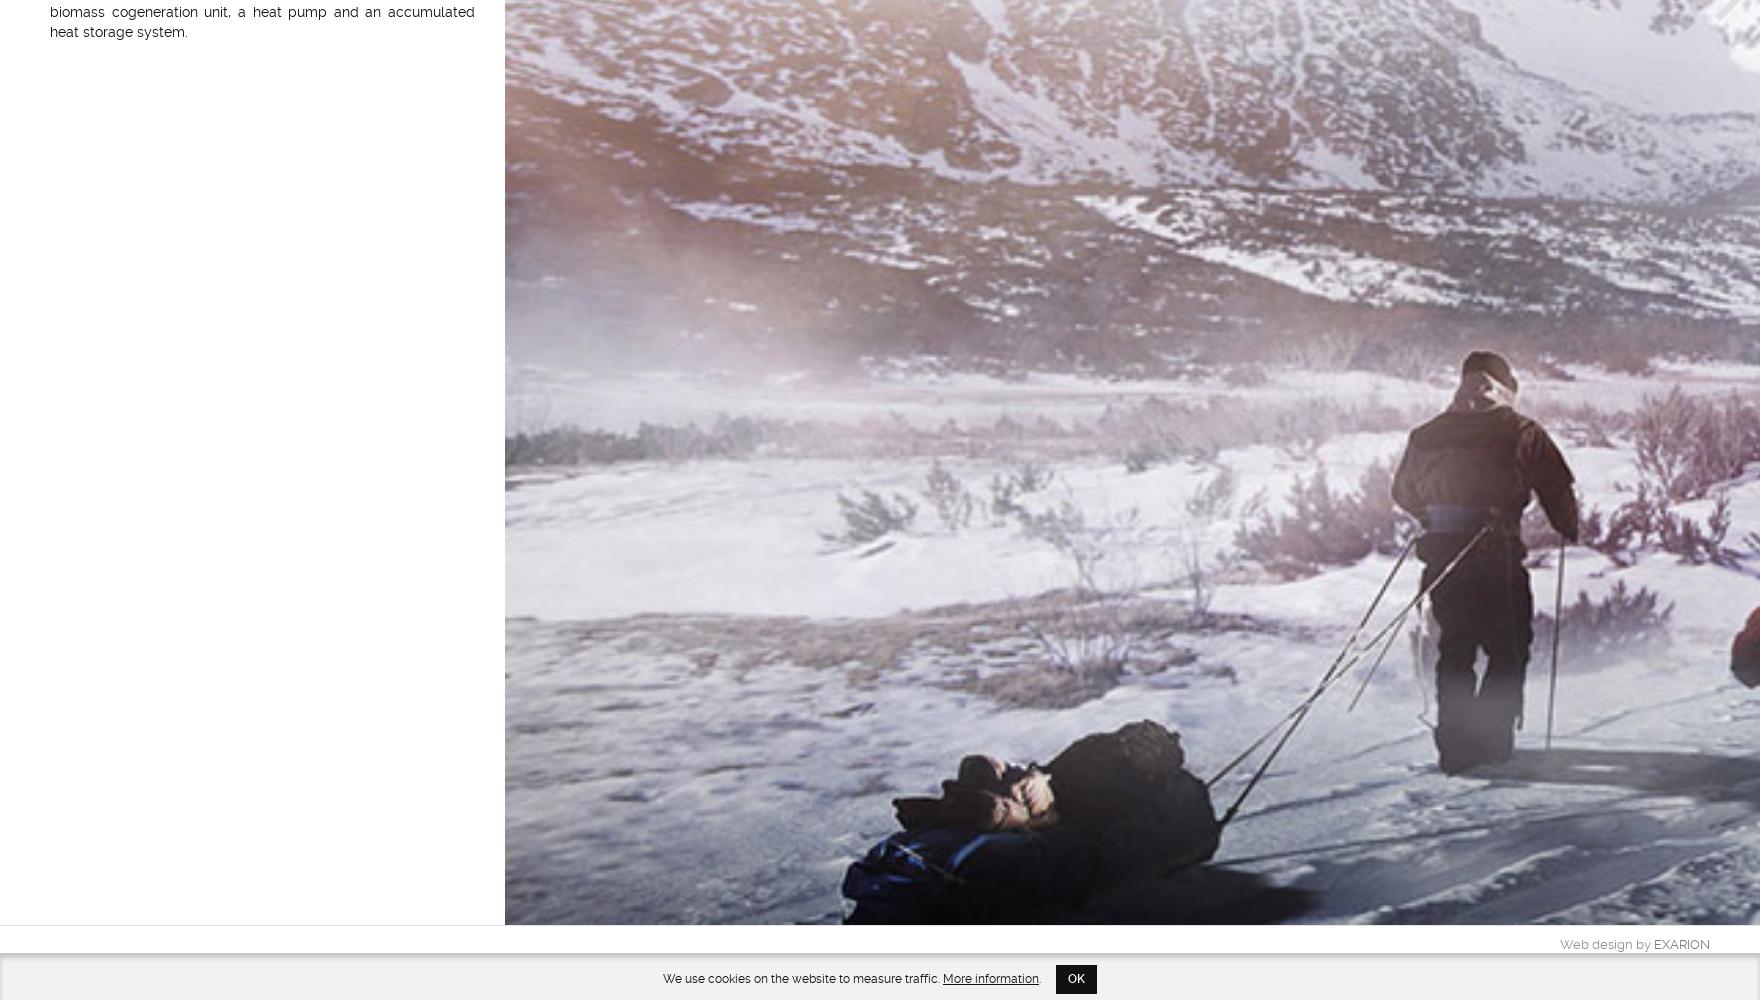 This screenshot has width=1760, height=1000. Describe the element at coordinates (1041, 977) in the screenshot. I see `'.'` at that location.